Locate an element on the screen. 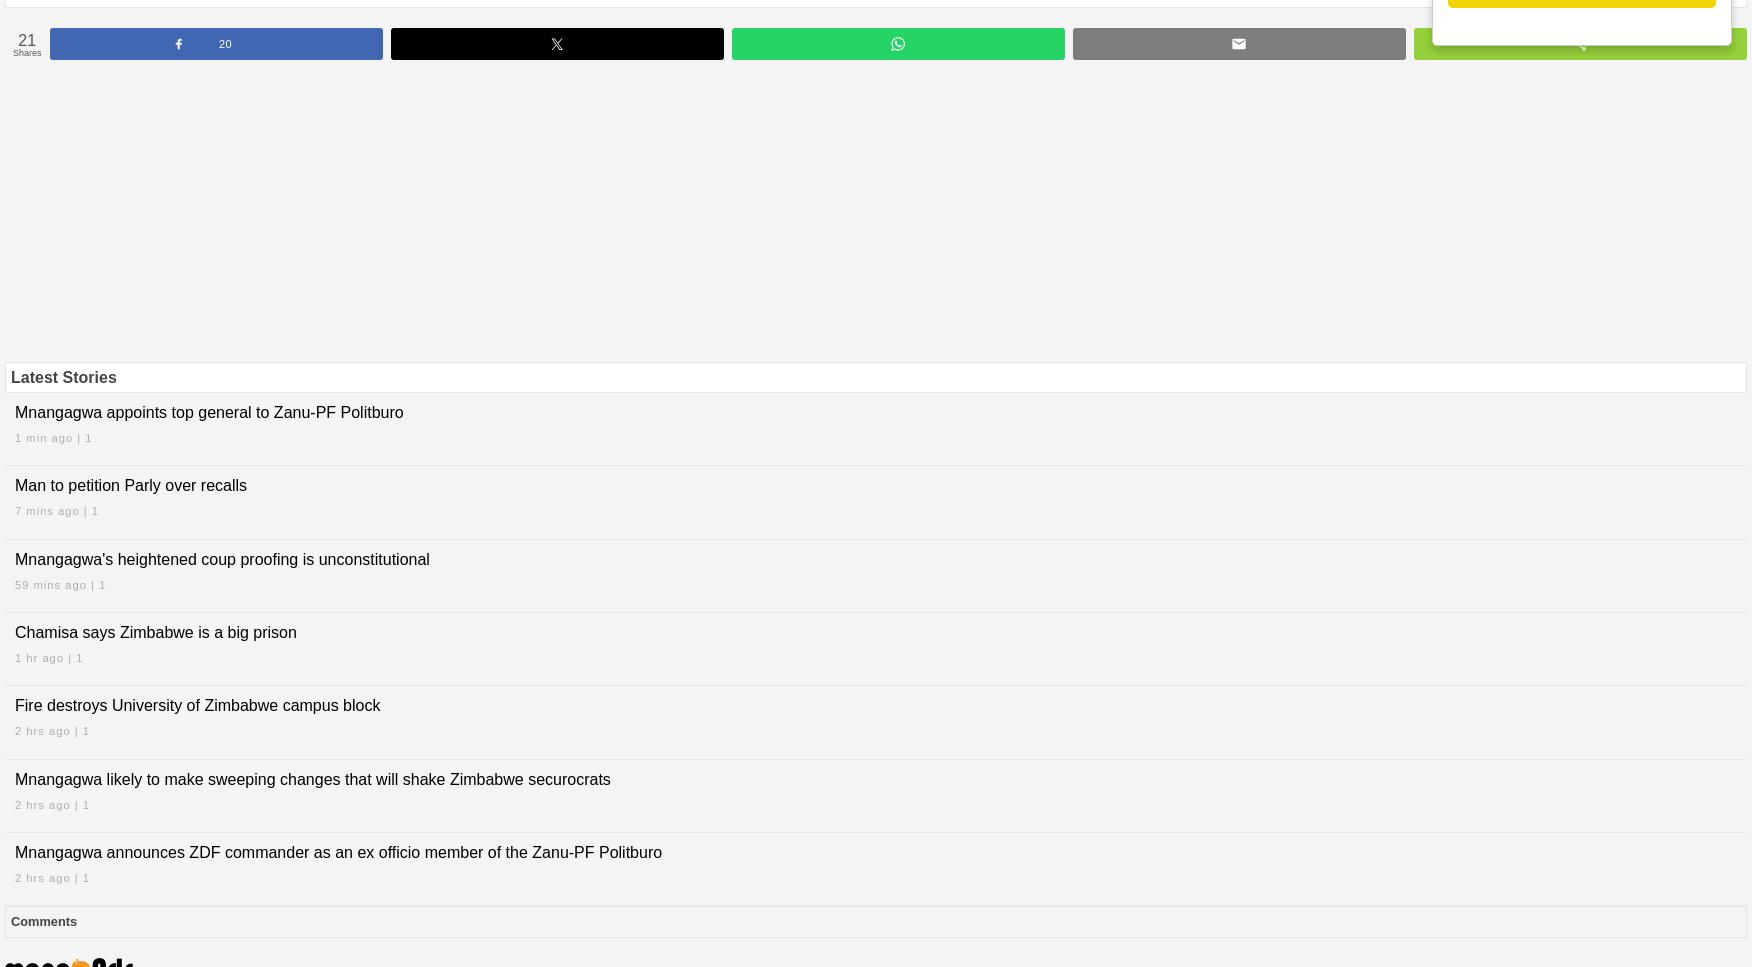  'Mnangagwa's heightened coup proofing is unconstitutional' is located at coordinates (220, 558).